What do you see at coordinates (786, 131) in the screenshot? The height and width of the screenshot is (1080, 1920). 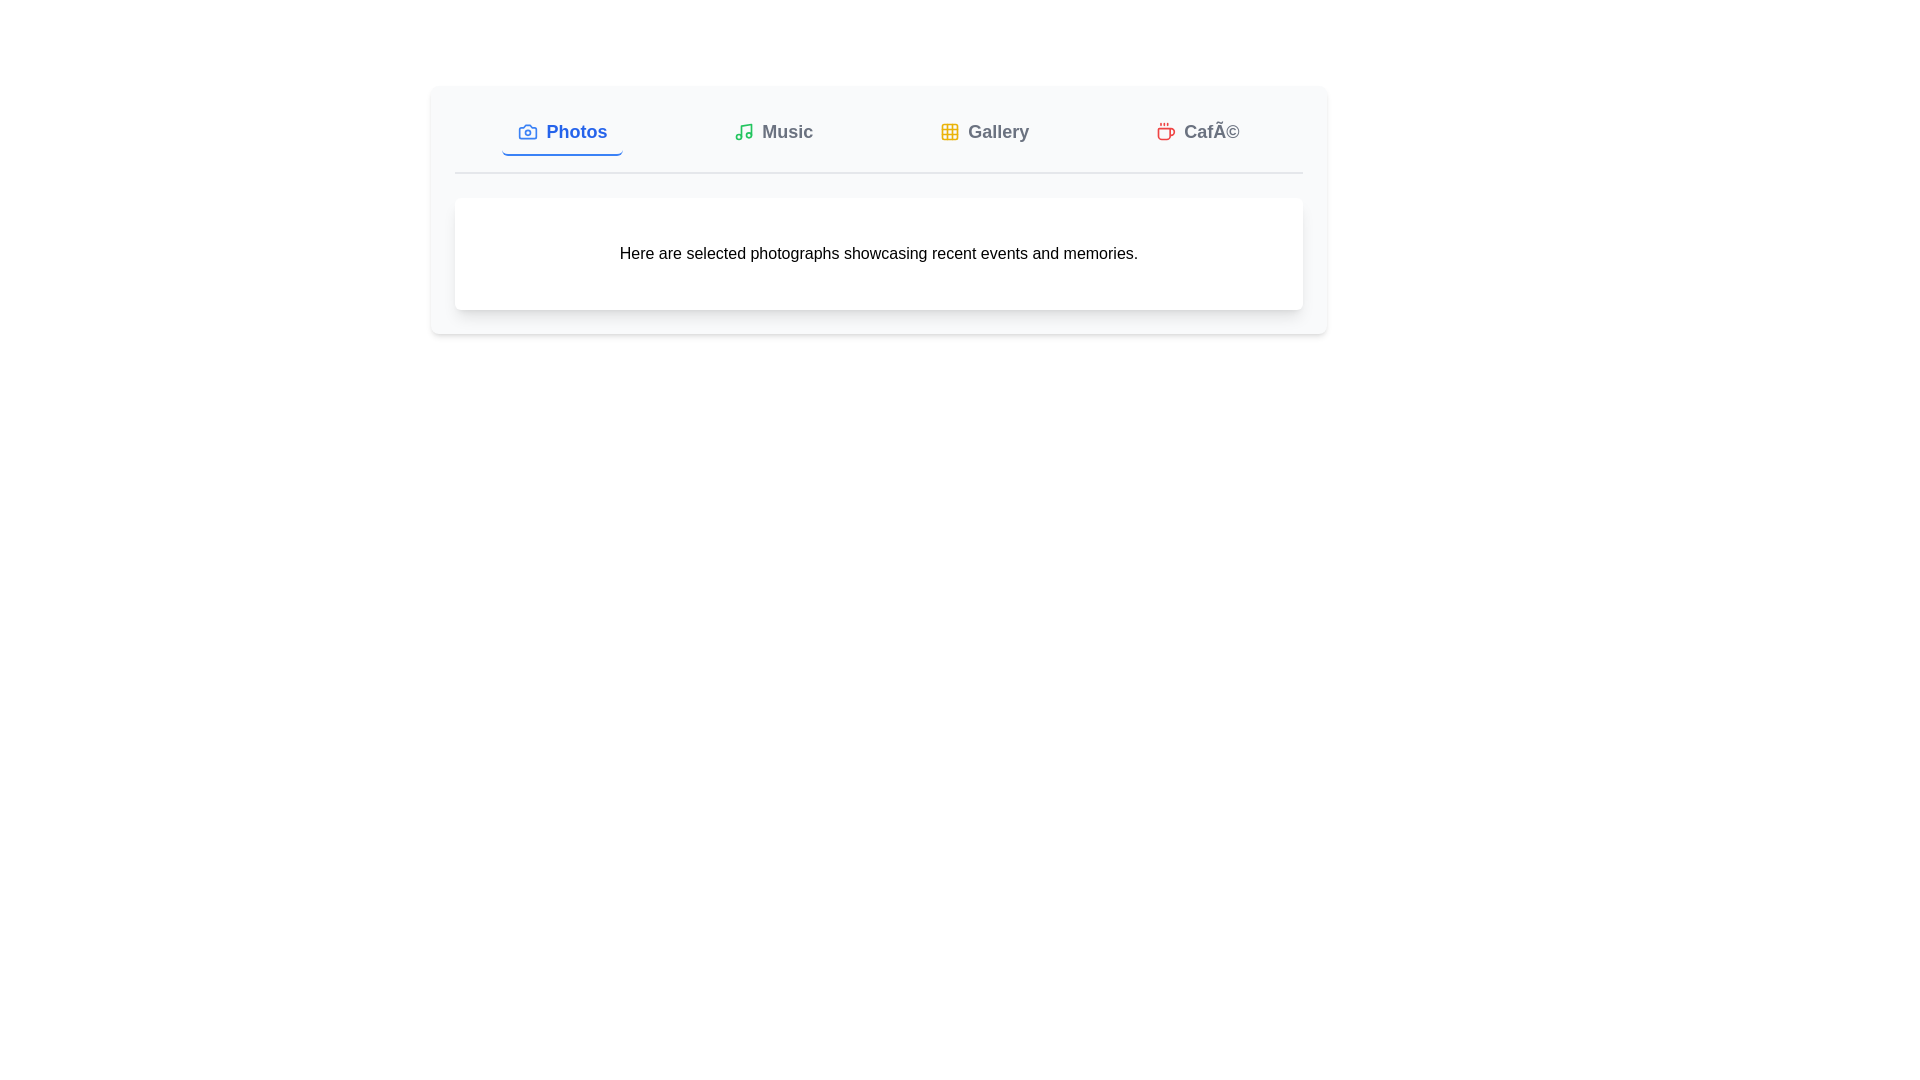 I see `the 'Music' text label` at bounding box center [786, 131].